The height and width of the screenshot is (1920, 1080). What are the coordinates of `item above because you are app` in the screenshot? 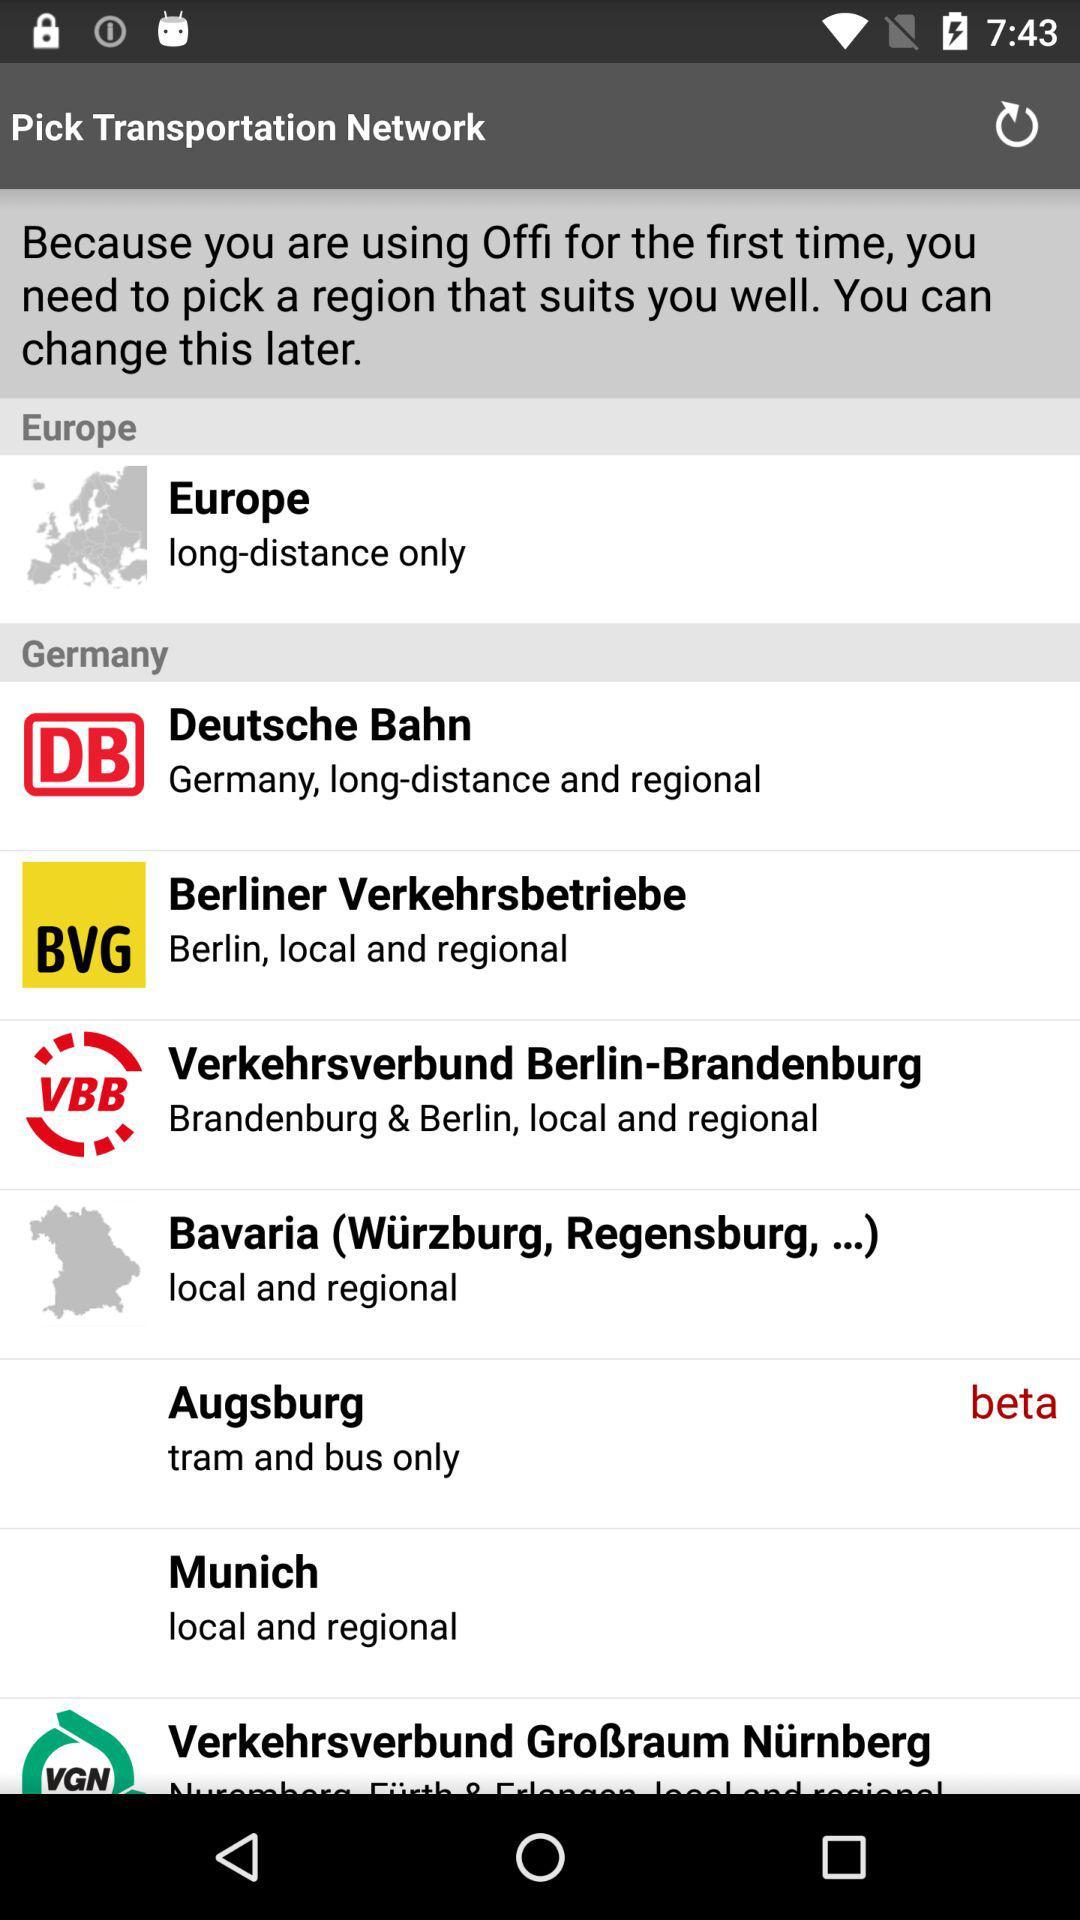 It's located at (1017, 124).